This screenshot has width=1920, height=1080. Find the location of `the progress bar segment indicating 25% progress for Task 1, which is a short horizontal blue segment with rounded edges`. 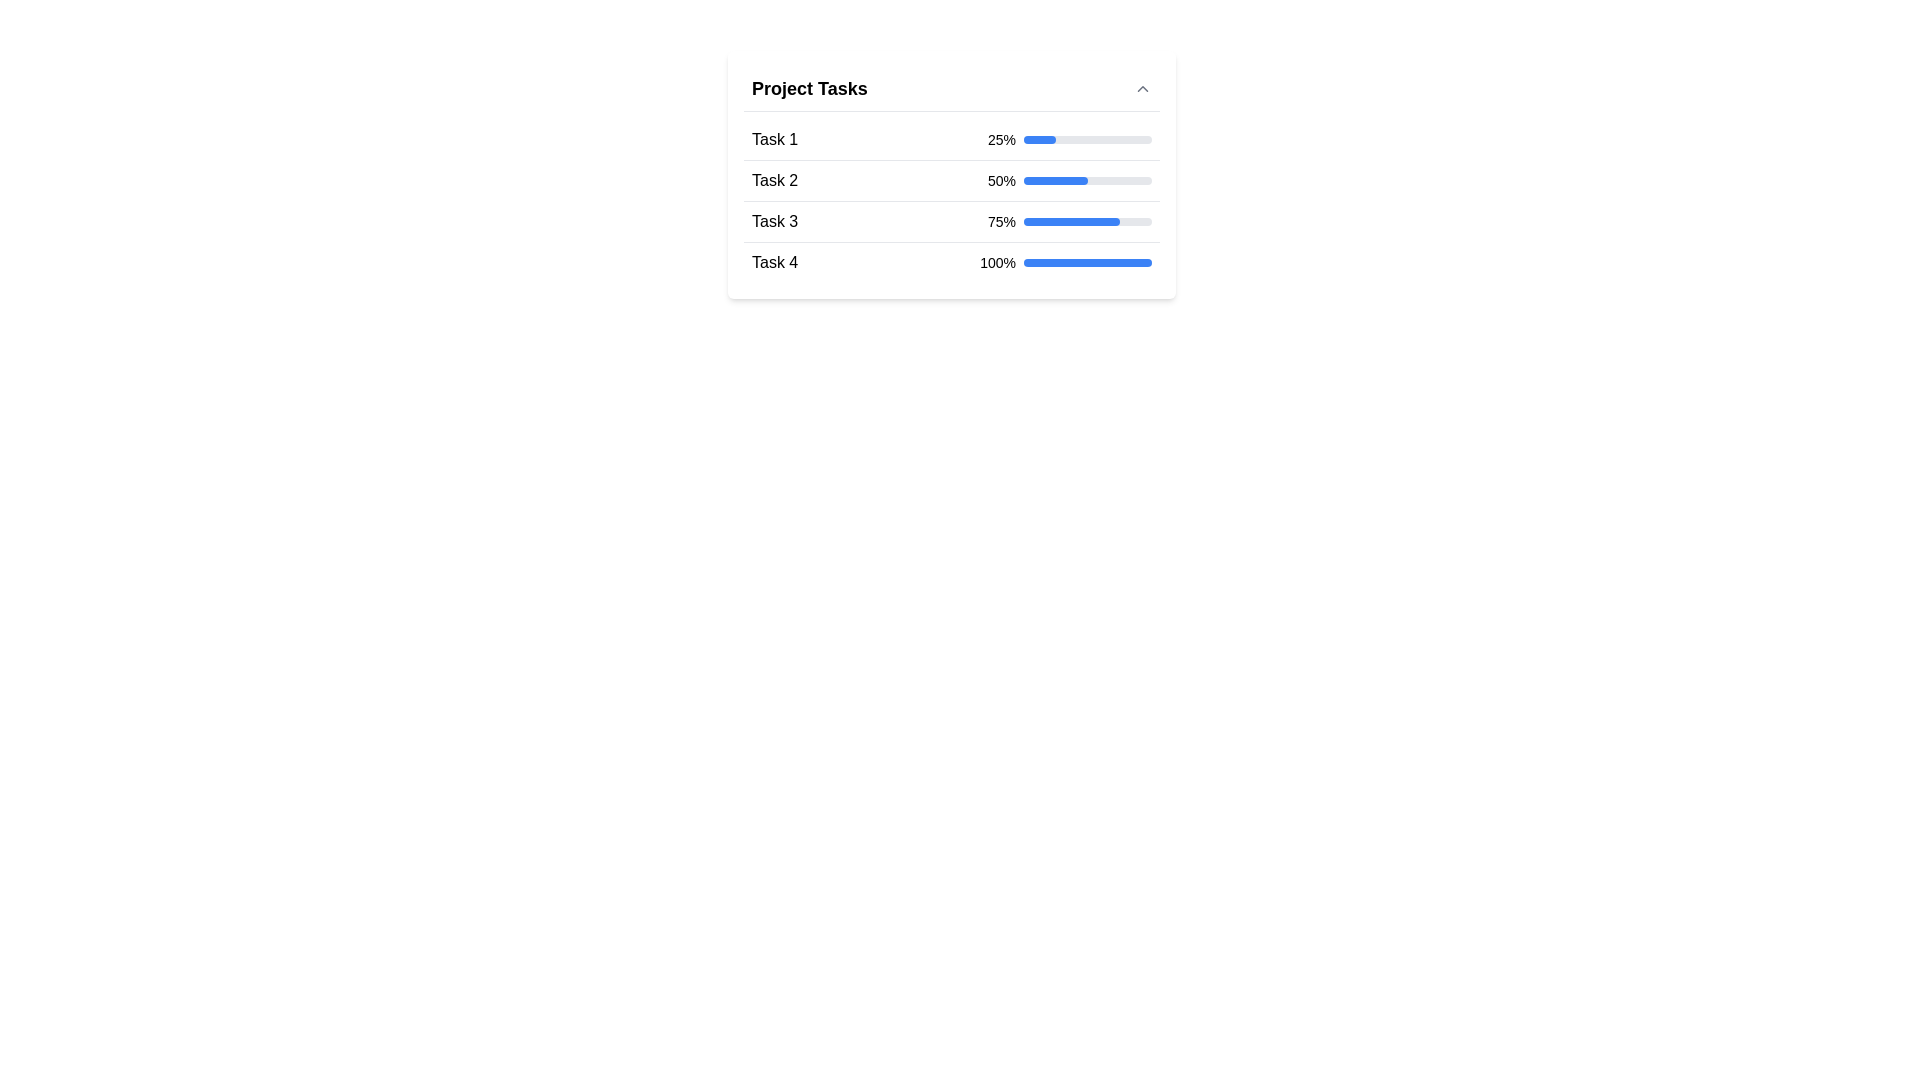

the progress bar segment indicating 25% progress for Task 1, which is a short horizontal blue segment with rounded edges is located at coordinates (1040, 138).